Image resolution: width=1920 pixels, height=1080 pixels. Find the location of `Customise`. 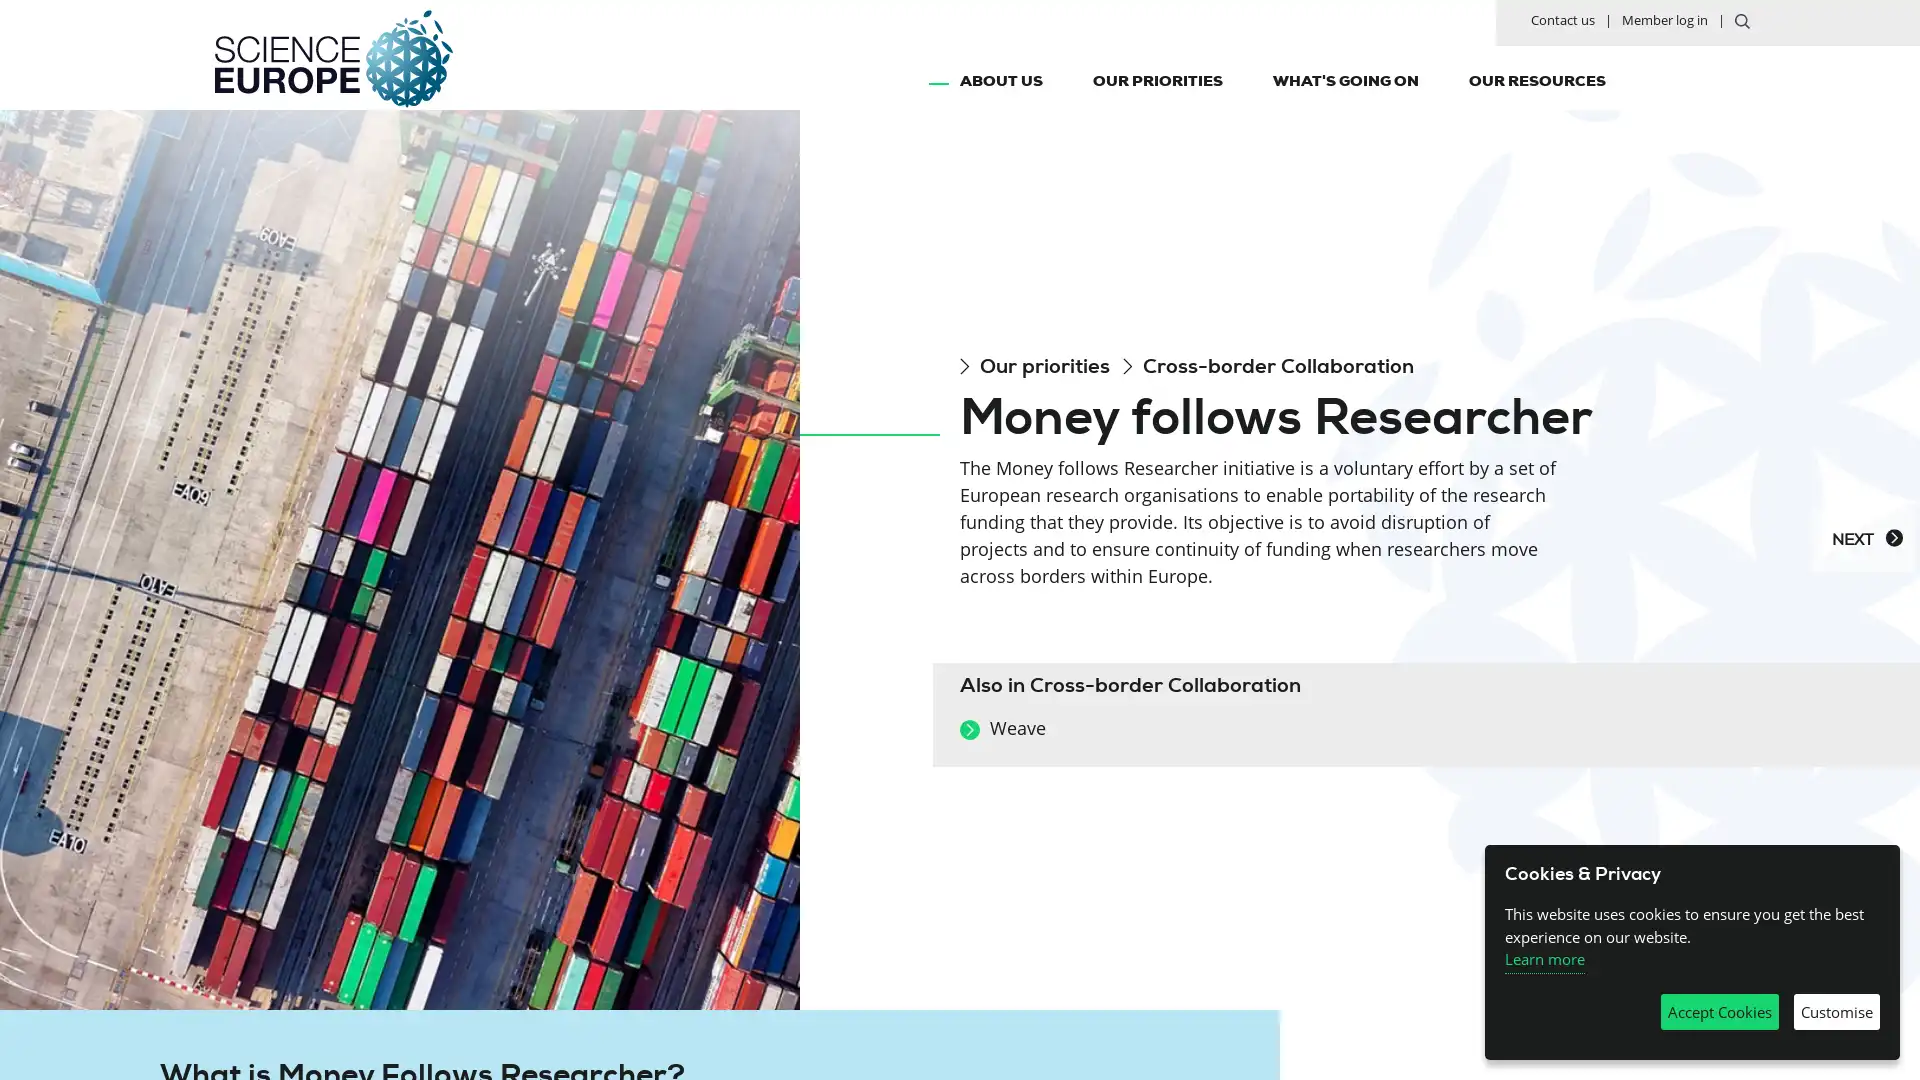

Customise is located at coordinates (1837, 1011).